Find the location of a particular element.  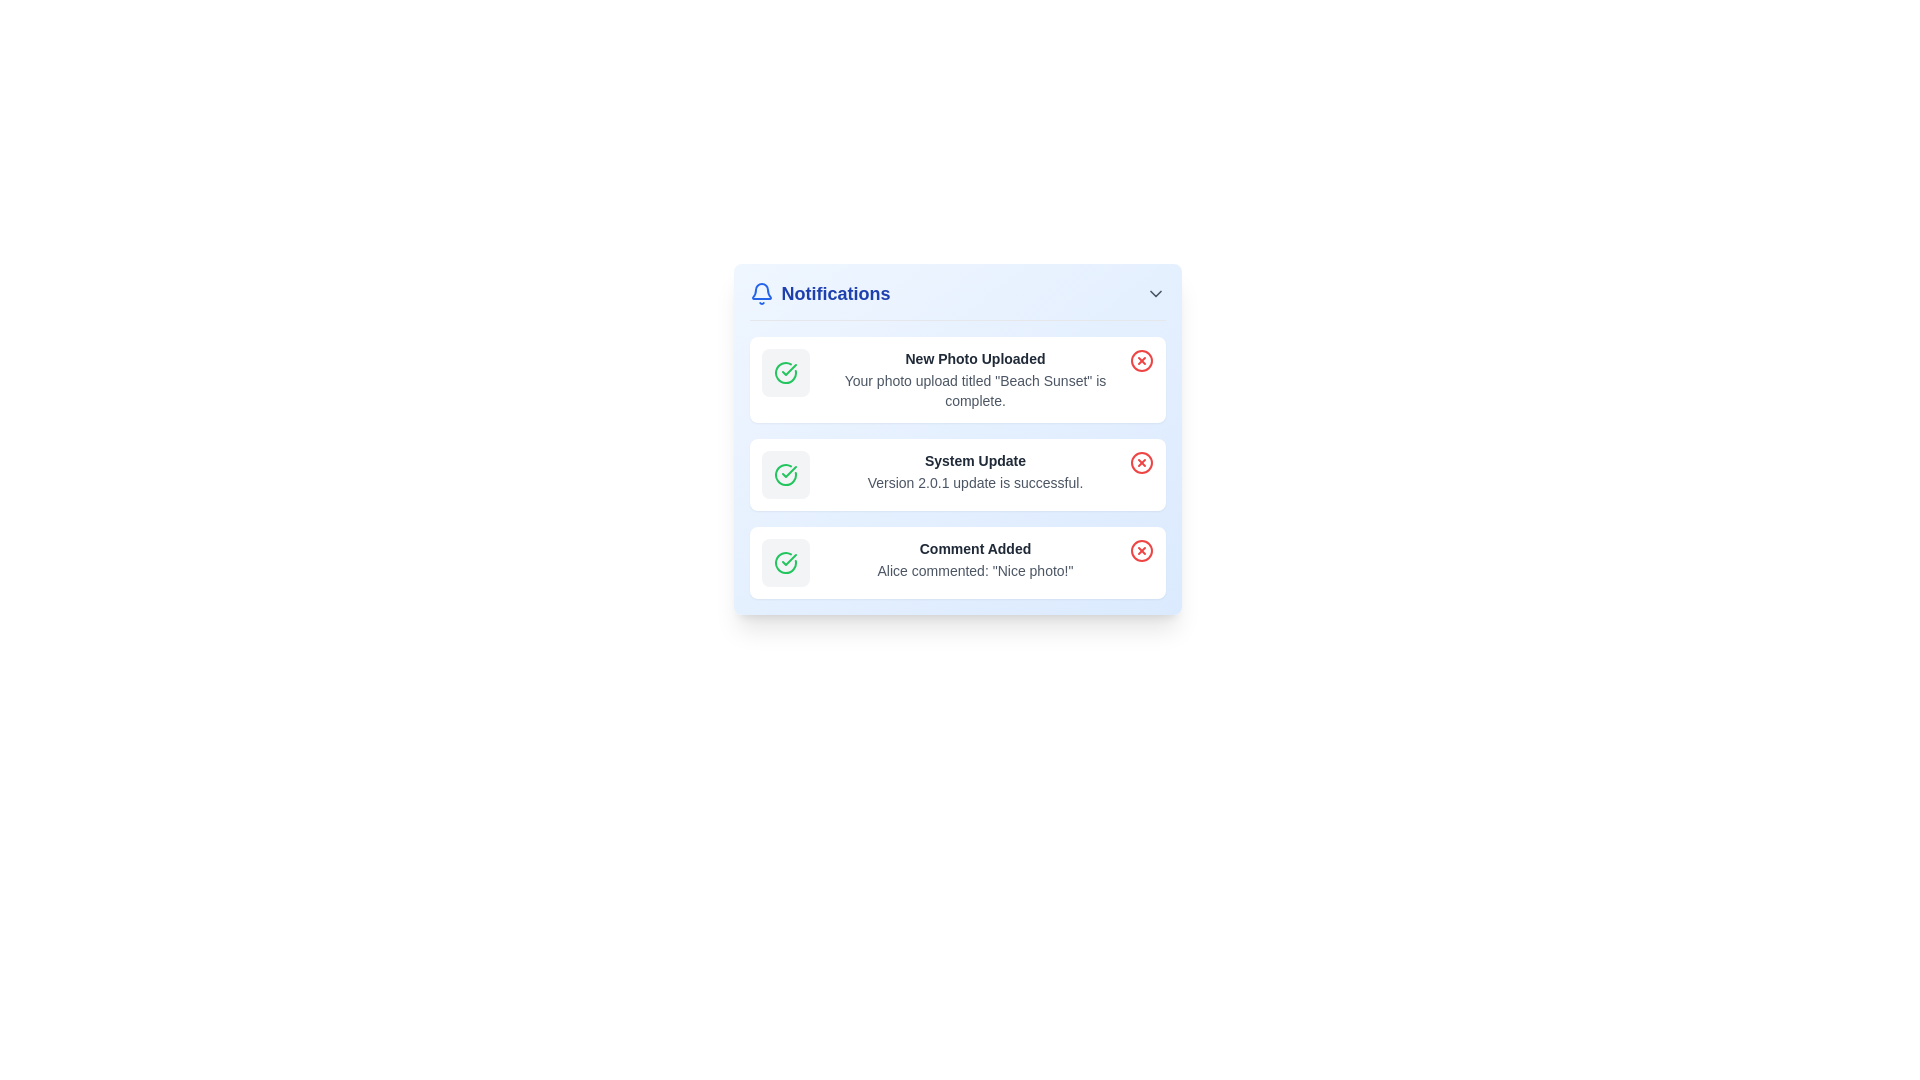

text label displaying 'System Update' which is styled in bold black font and is centered horizontally in the notification panel, located above the text 'Version 2.0.1 update is successful.' is located at coordinates (975, 461).